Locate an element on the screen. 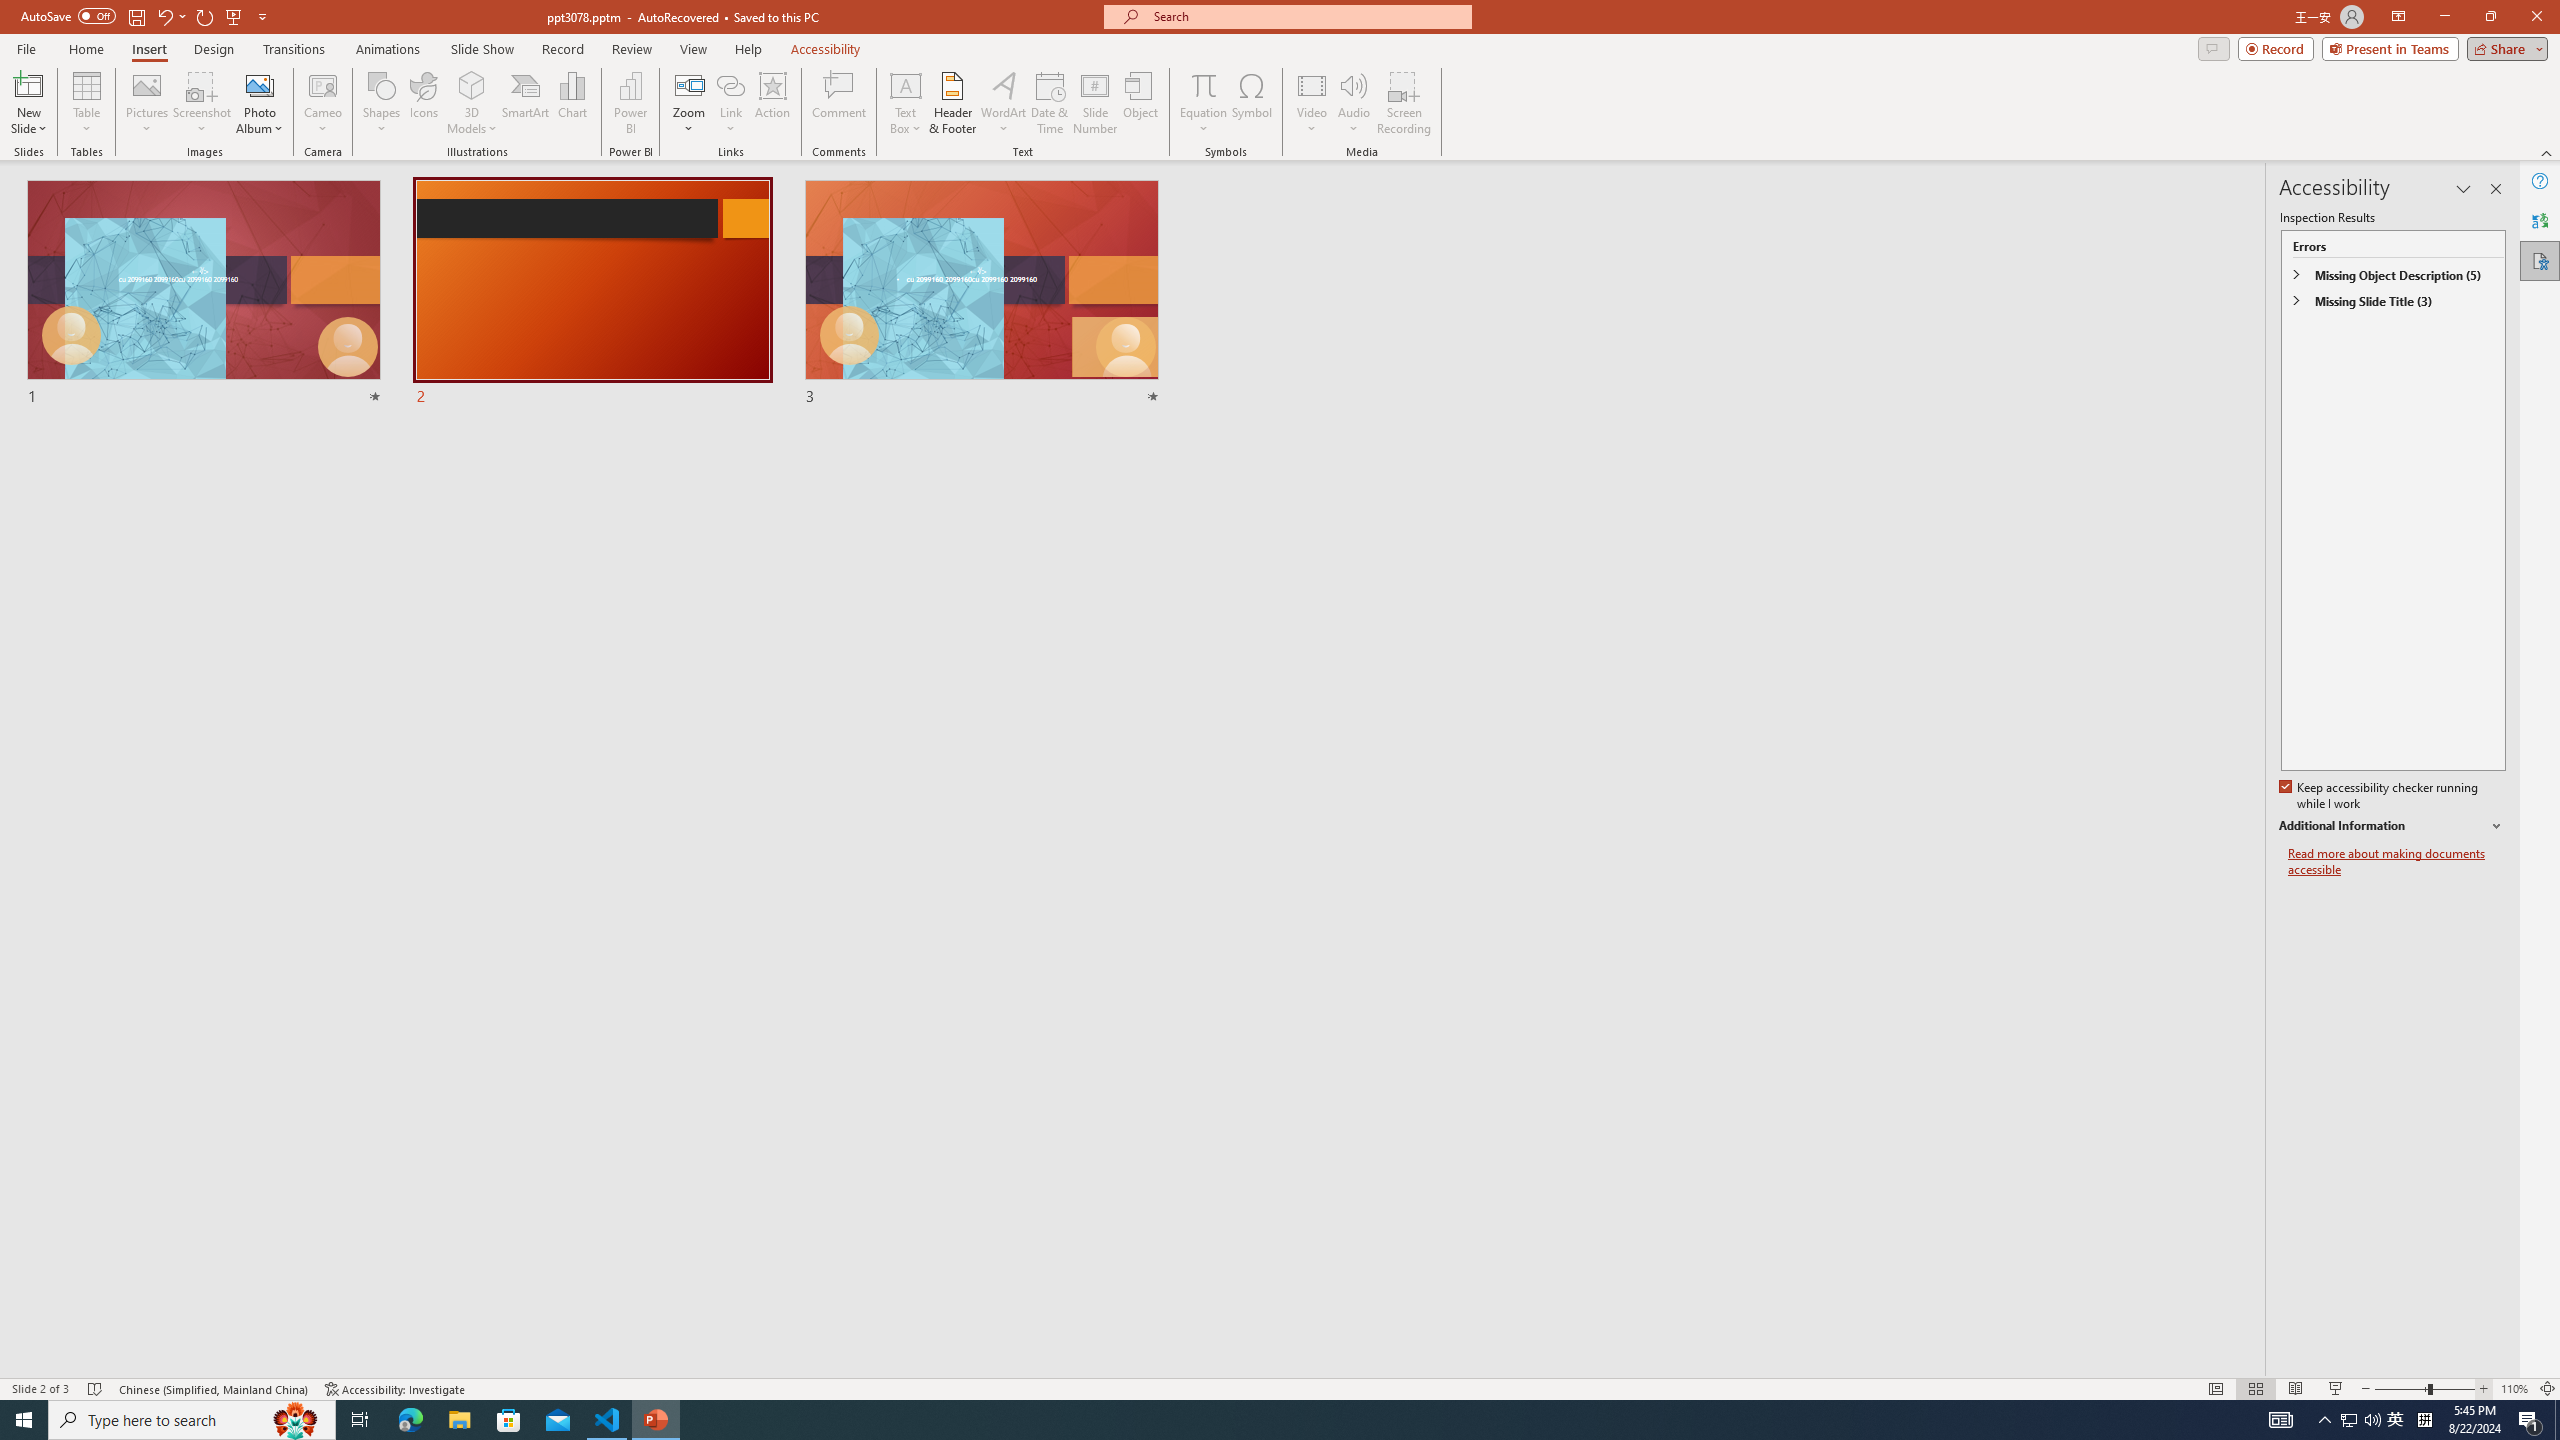 The height and width of the screenshot is (1440, 2560). 'Table' is located at coordinates (86, 103).